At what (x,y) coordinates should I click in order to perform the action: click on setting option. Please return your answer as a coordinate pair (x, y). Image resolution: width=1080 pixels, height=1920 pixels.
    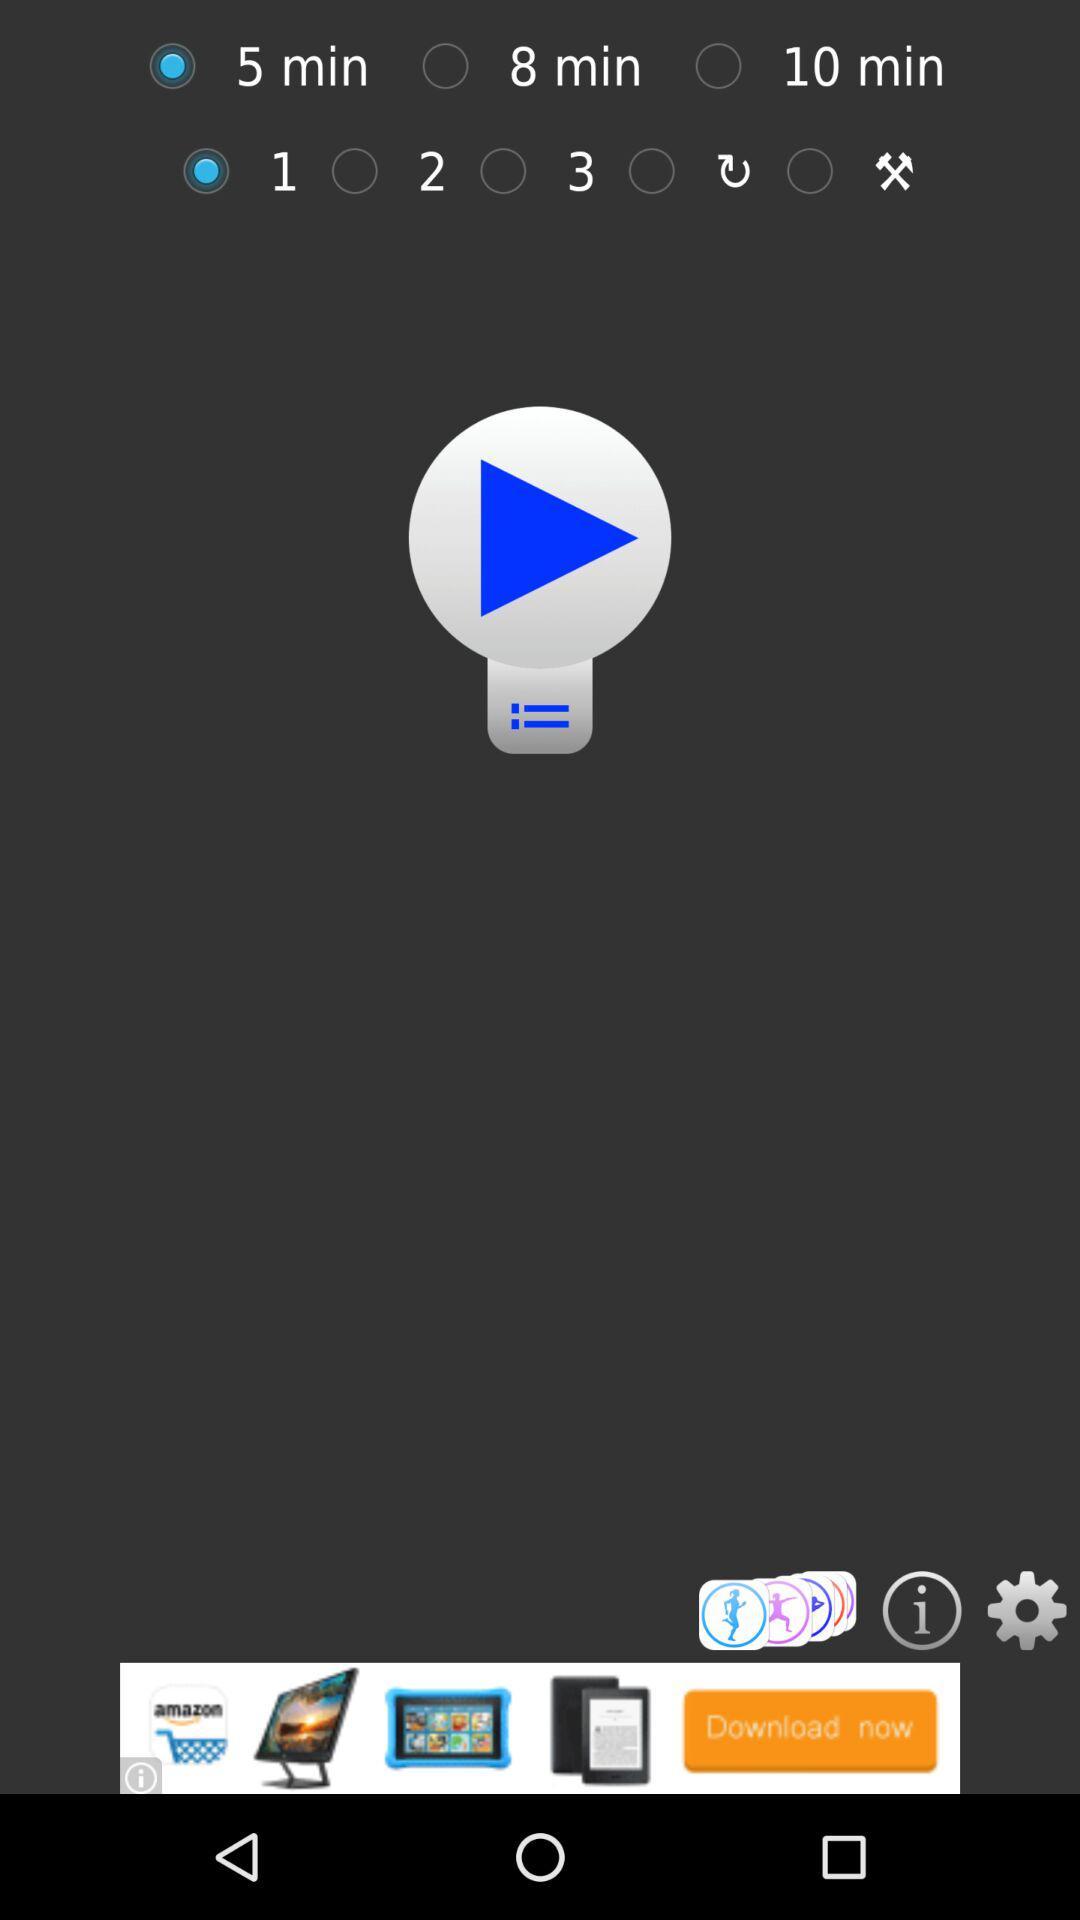
    Looking at the image, I should click on (1027, 1610).